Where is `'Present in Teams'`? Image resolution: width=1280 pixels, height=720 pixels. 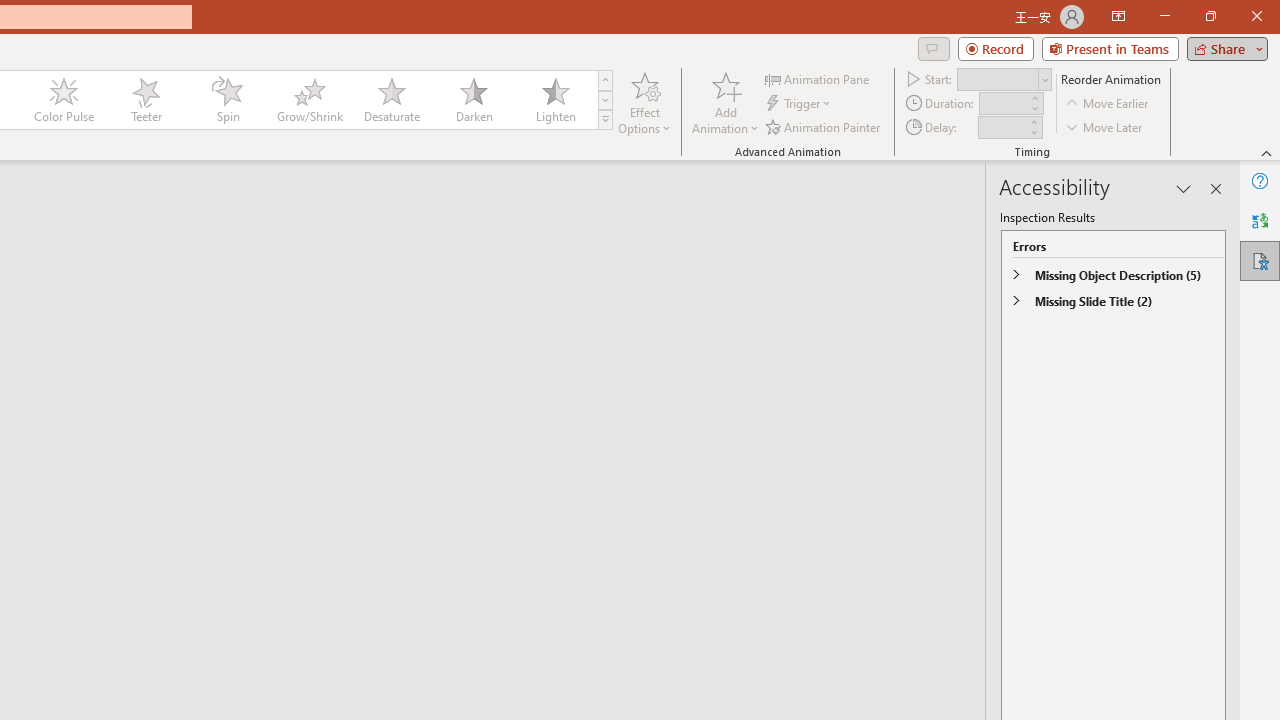
'Present in Teams' is located at coordinates (1109, 47).